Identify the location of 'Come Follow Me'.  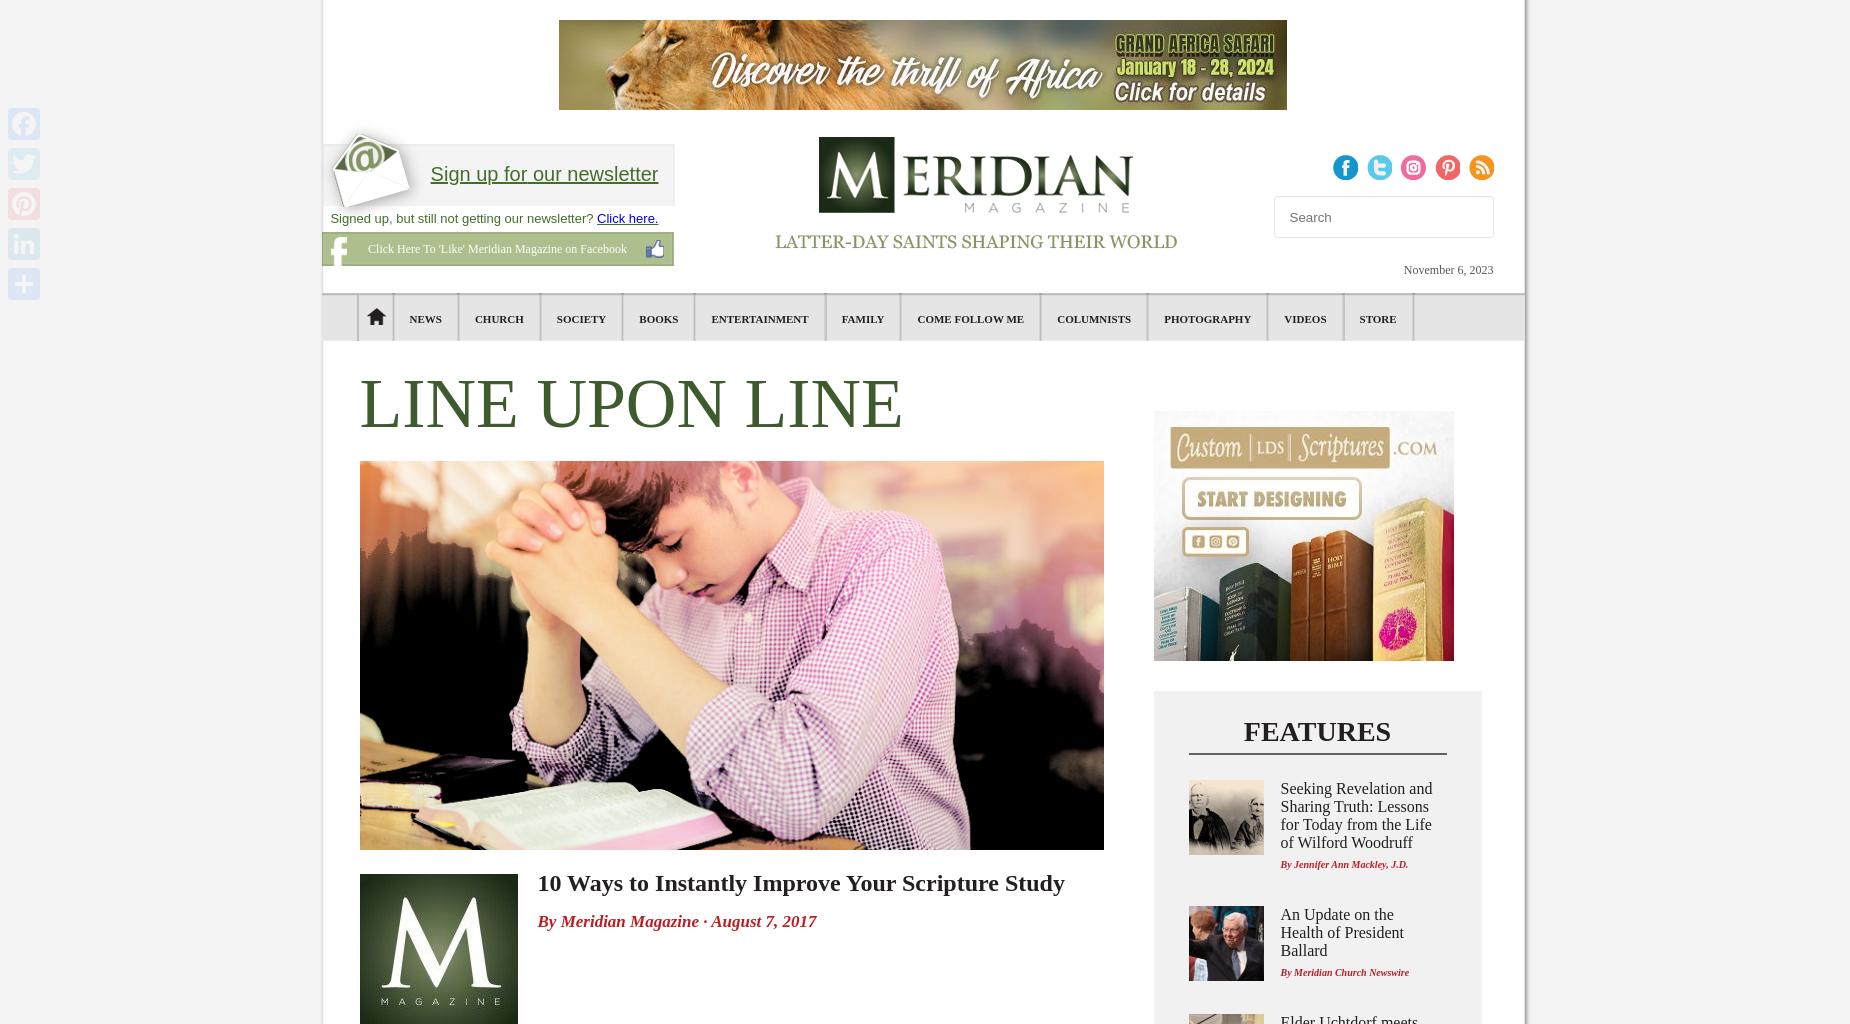
(917, 317).